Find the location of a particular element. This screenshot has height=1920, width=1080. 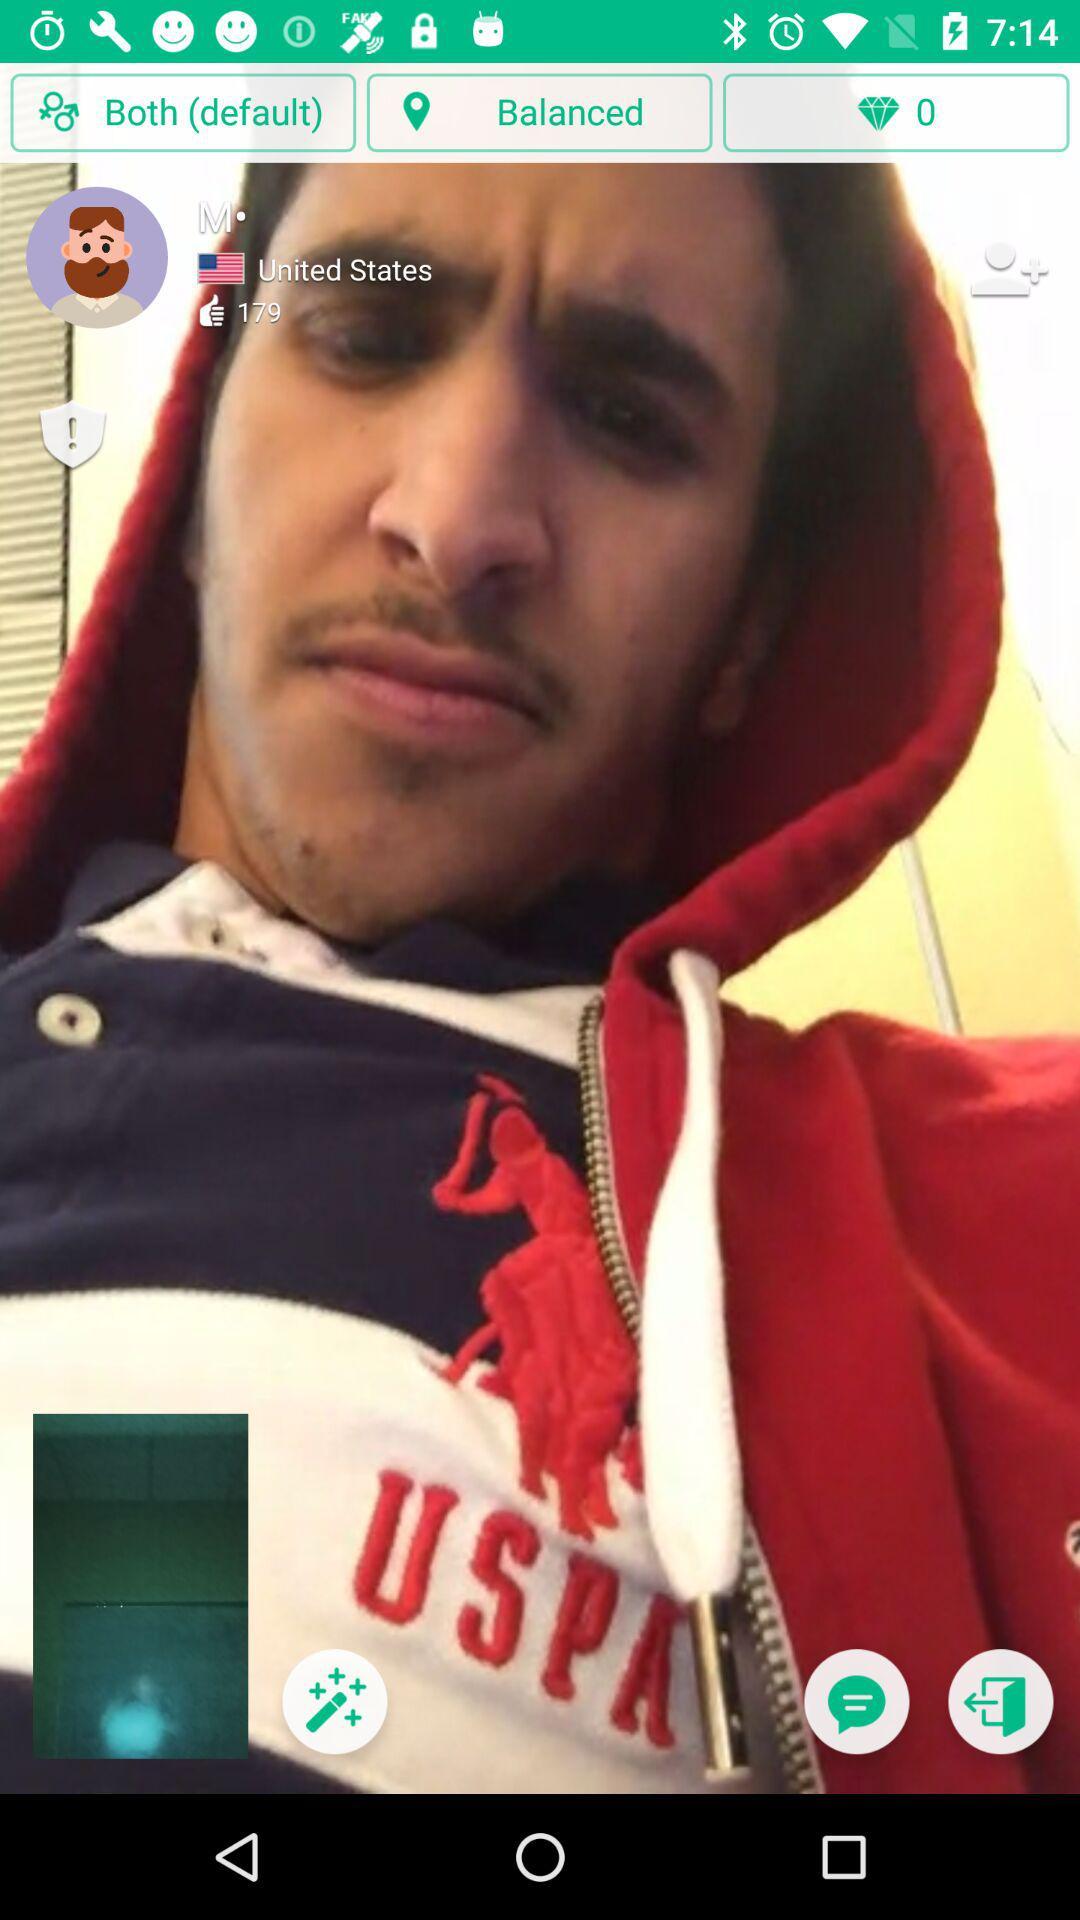

the avatar icon is located at coordinates (97, 256).